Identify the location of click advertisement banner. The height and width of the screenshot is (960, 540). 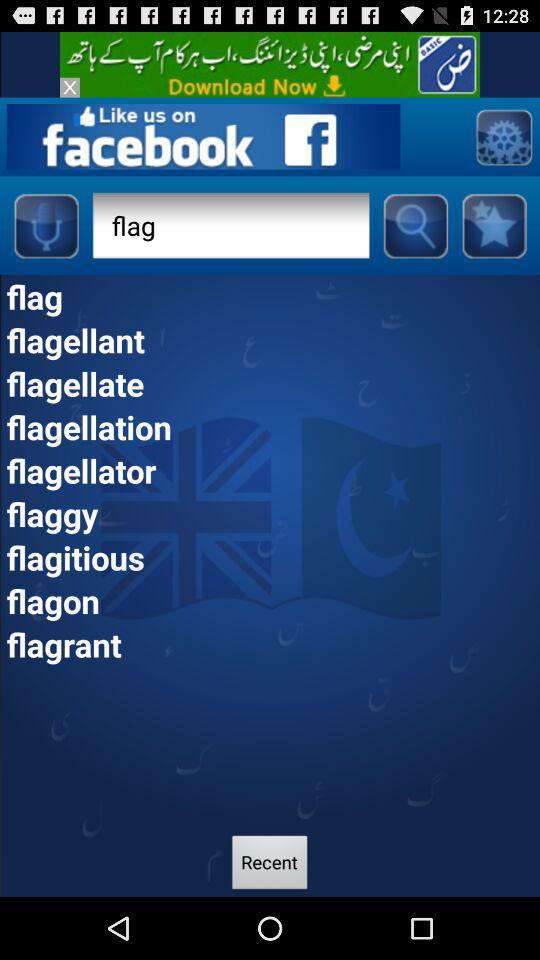
(270, 64).